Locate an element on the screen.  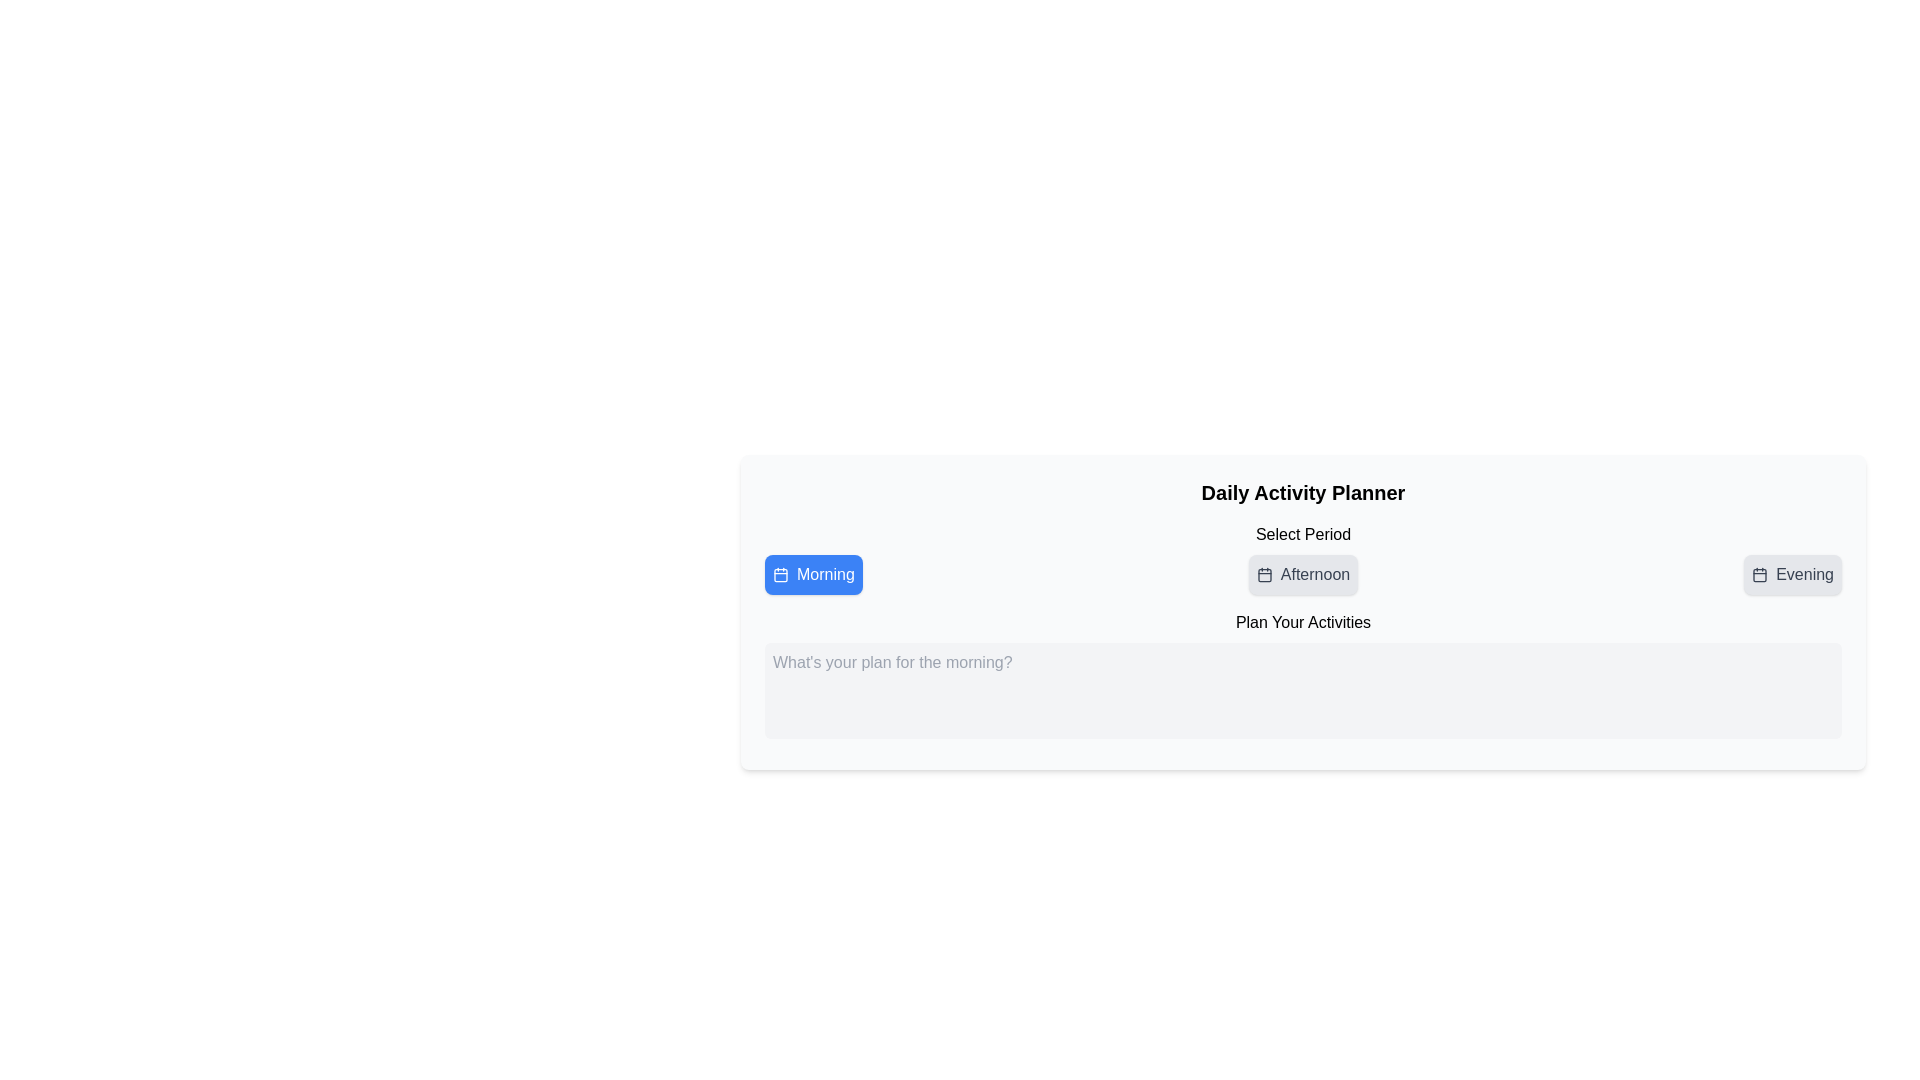
the blue rectangular icon with slightly rounded corners that is part of the SVG graphic next to the 'Morning' button is located at coordinates (780, 574).